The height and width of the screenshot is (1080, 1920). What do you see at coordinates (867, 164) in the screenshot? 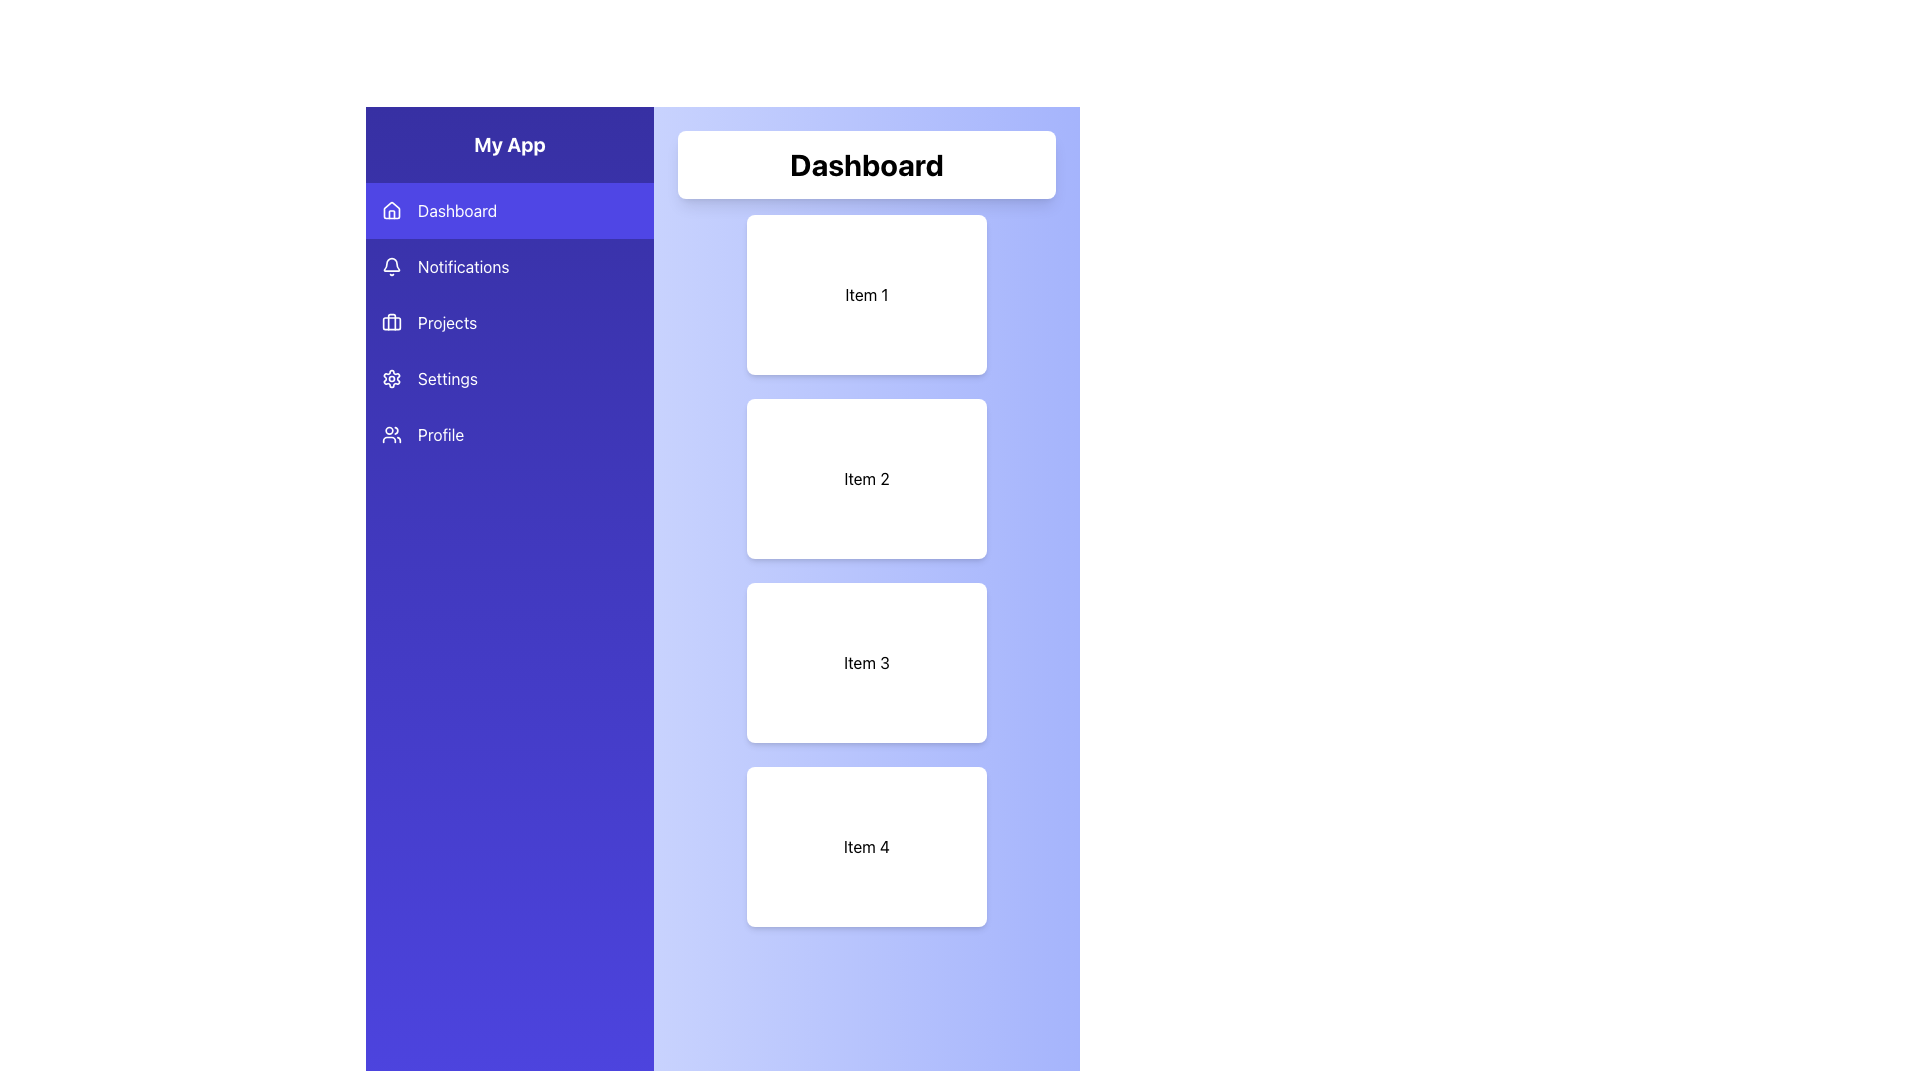
I see `the Heading or Label that serves as a title for the section above the grid of items labeled 'Item 1' through 'Item 4'` at bounding box center [867, 164].